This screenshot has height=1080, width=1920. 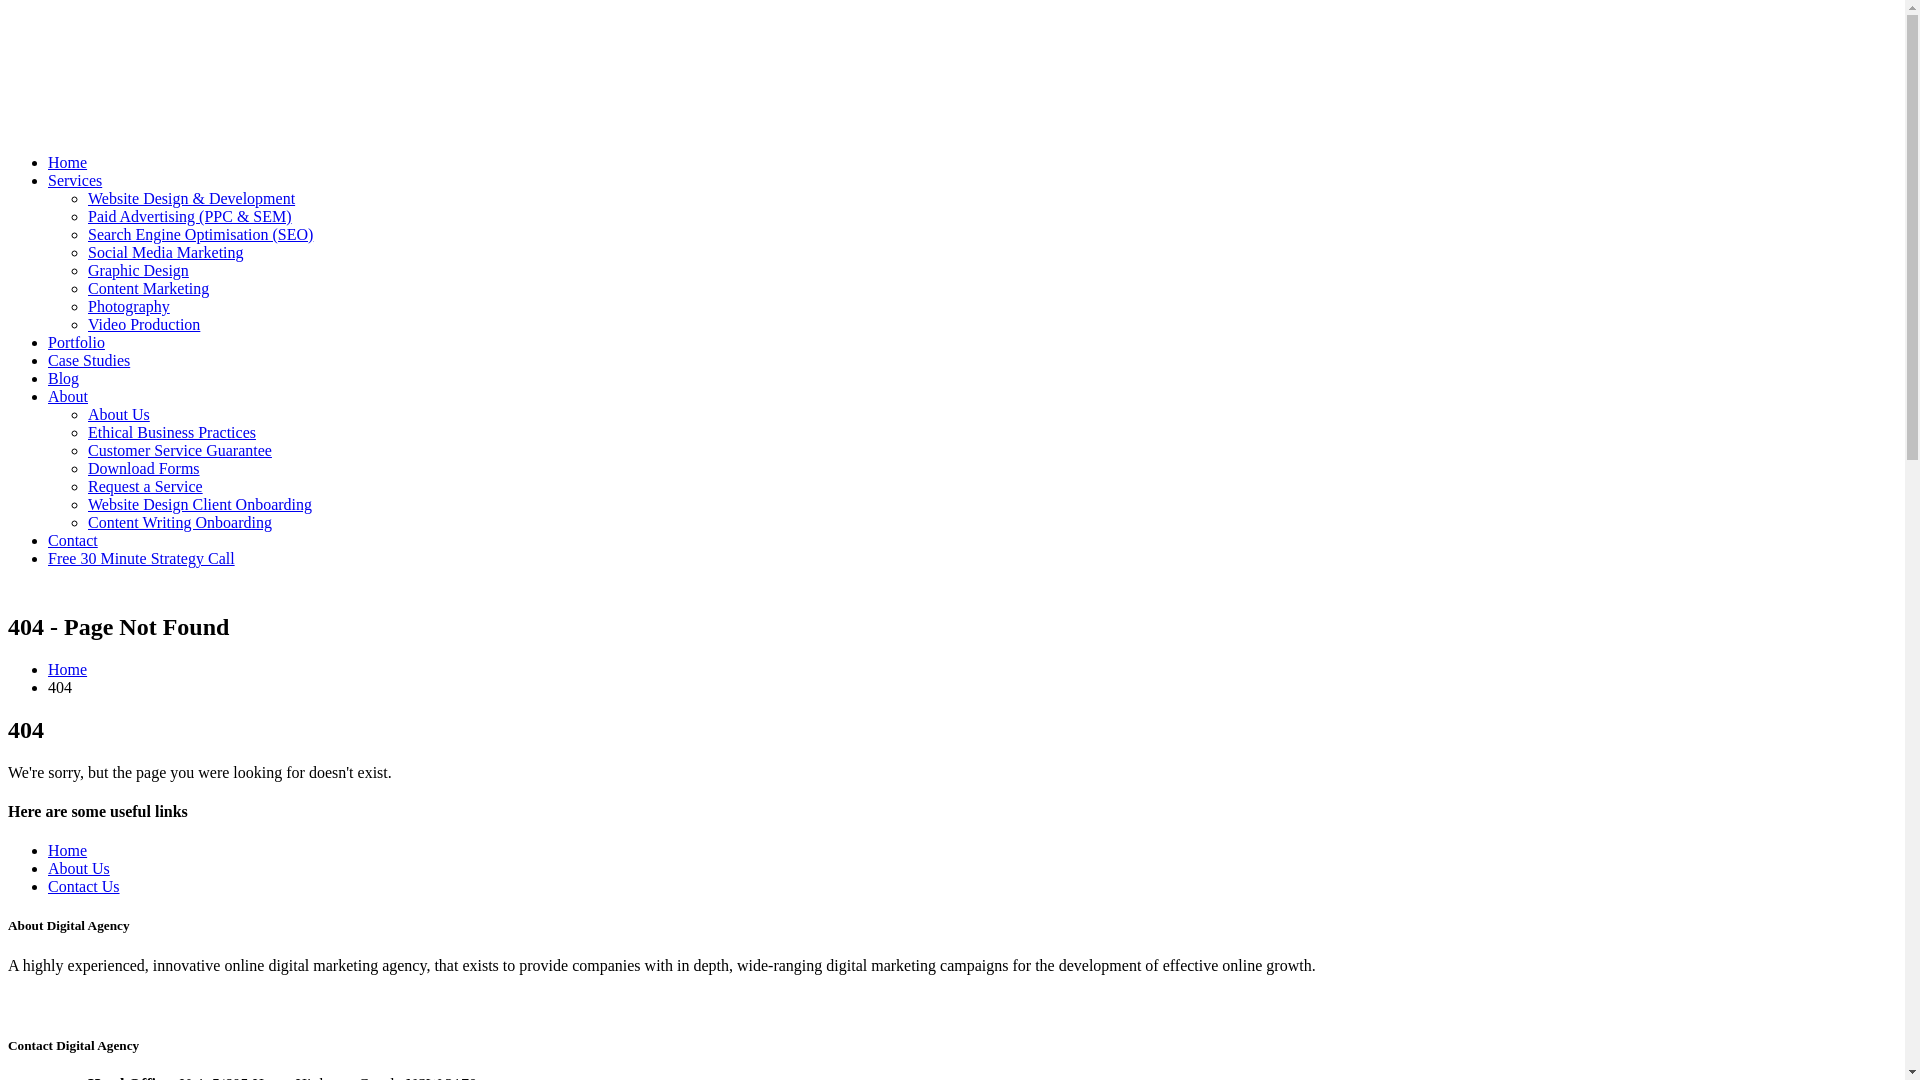 I want to click on 'Video Production', so click(x=143, y=323).